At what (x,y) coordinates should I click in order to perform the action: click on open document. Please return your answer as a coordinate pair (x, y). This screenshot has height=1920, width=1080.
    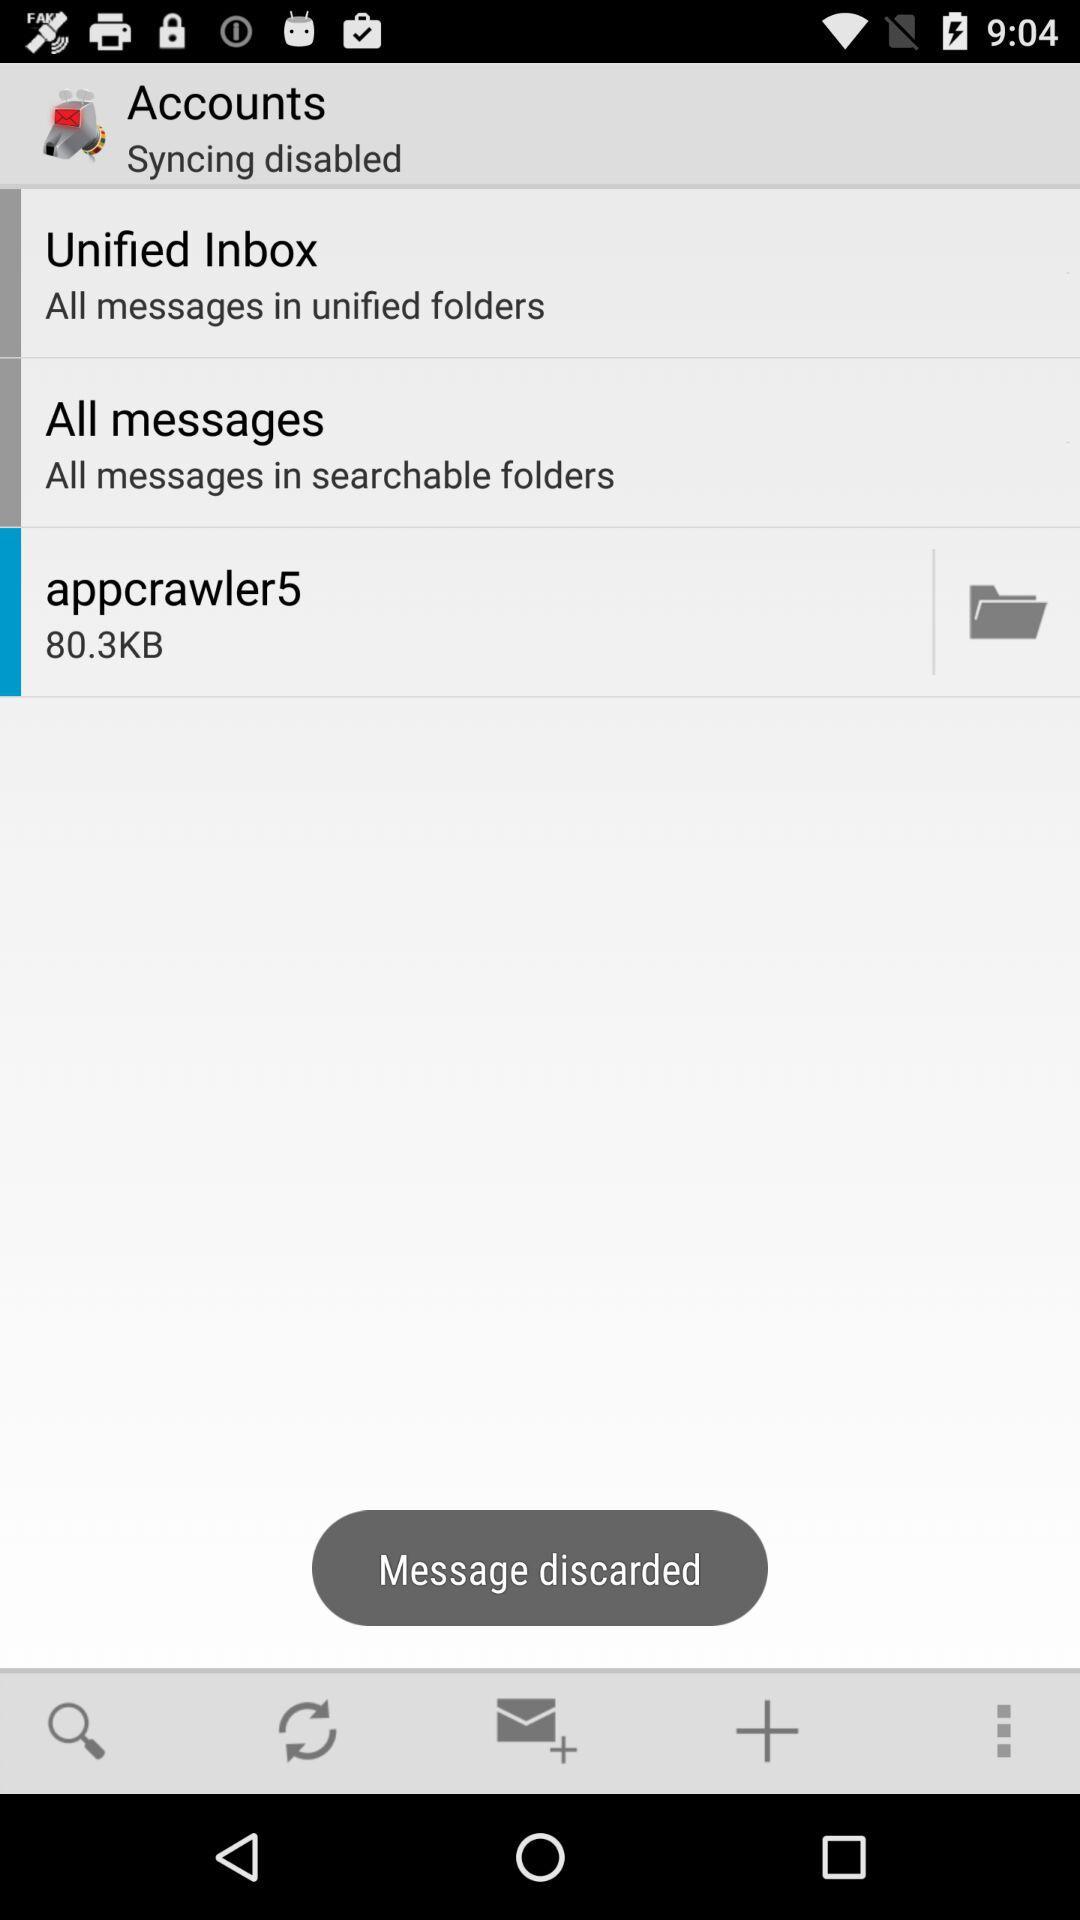
    Looking at the image, I should click on (1008, 610).